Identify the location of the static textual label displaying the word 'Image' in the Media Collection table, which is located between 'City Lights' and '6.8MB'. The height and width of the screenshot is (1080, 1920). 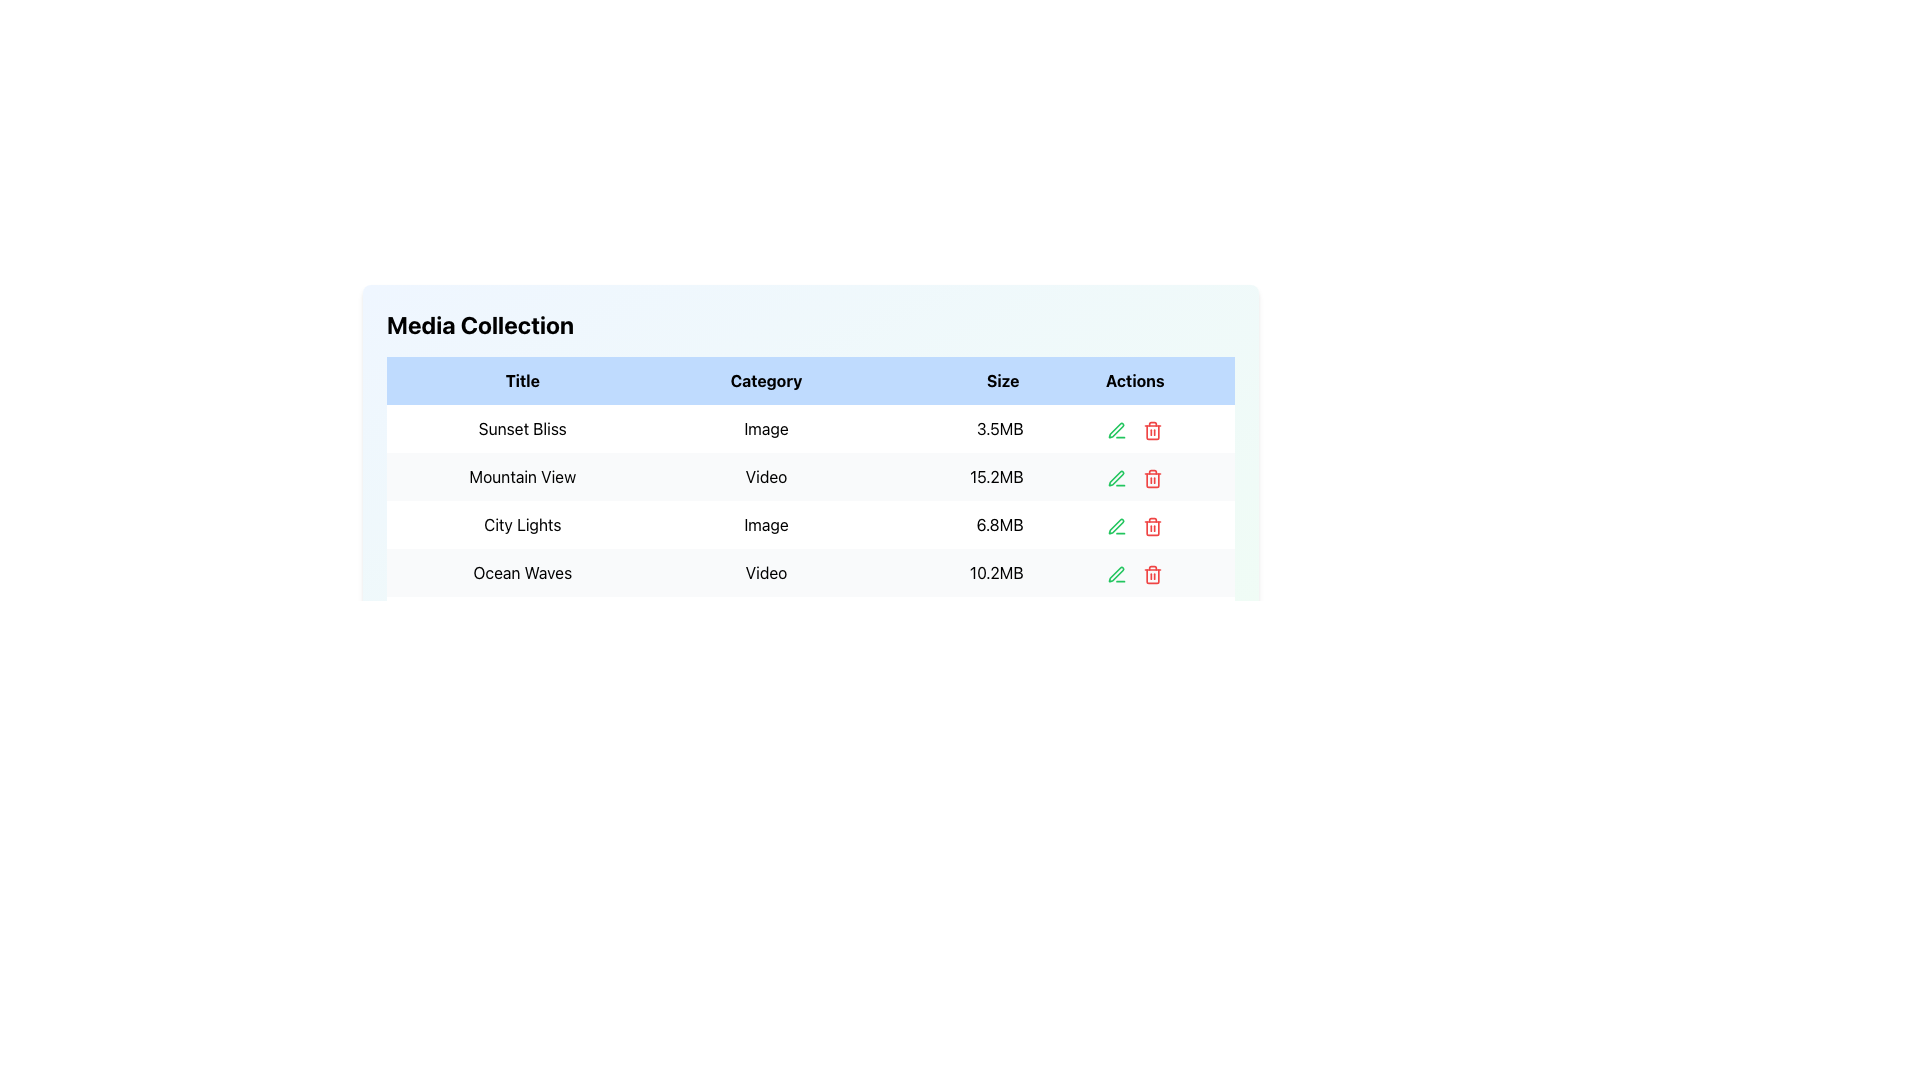
(765, 523).